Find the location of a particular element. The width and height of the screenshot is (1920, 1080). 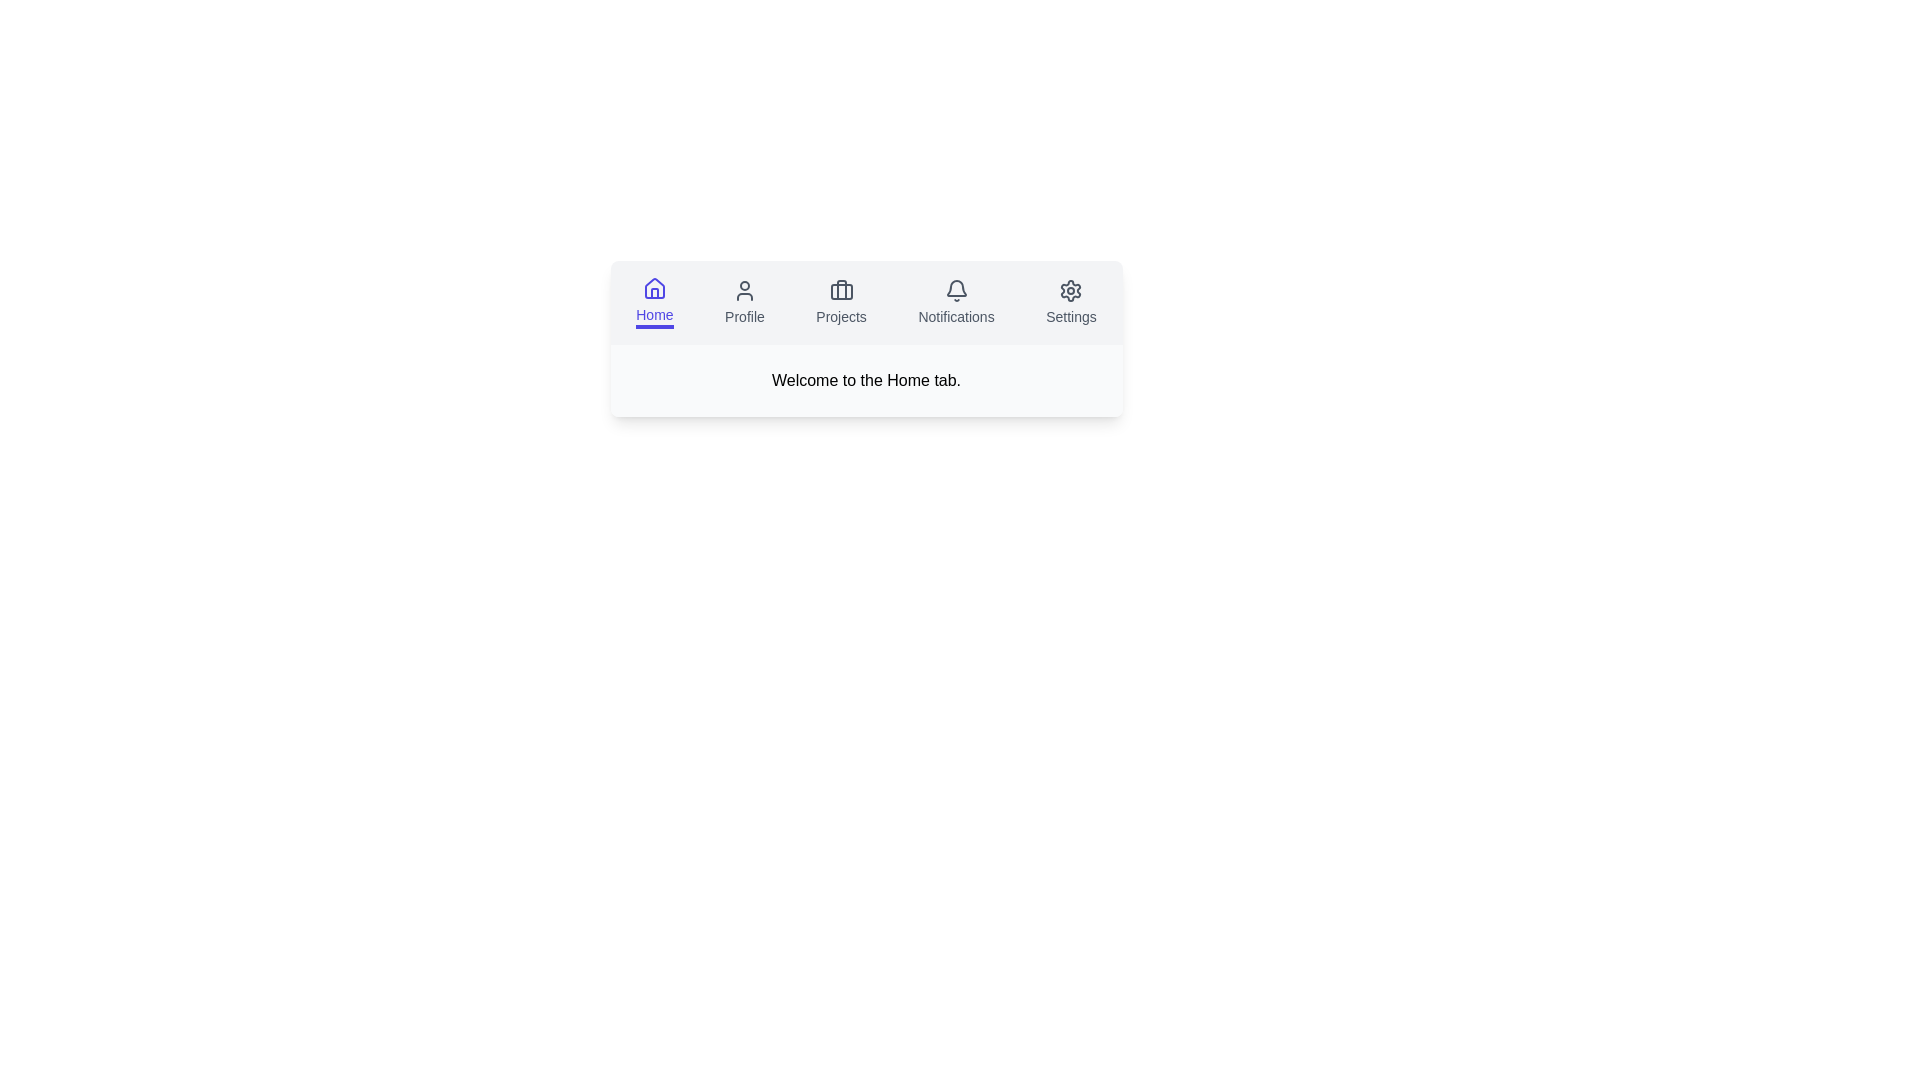

text label 'Profile' which is styled in gray and located in the second item of the horizontal navigation menu beneath the user profile icon is located at coordinates (743, 315).